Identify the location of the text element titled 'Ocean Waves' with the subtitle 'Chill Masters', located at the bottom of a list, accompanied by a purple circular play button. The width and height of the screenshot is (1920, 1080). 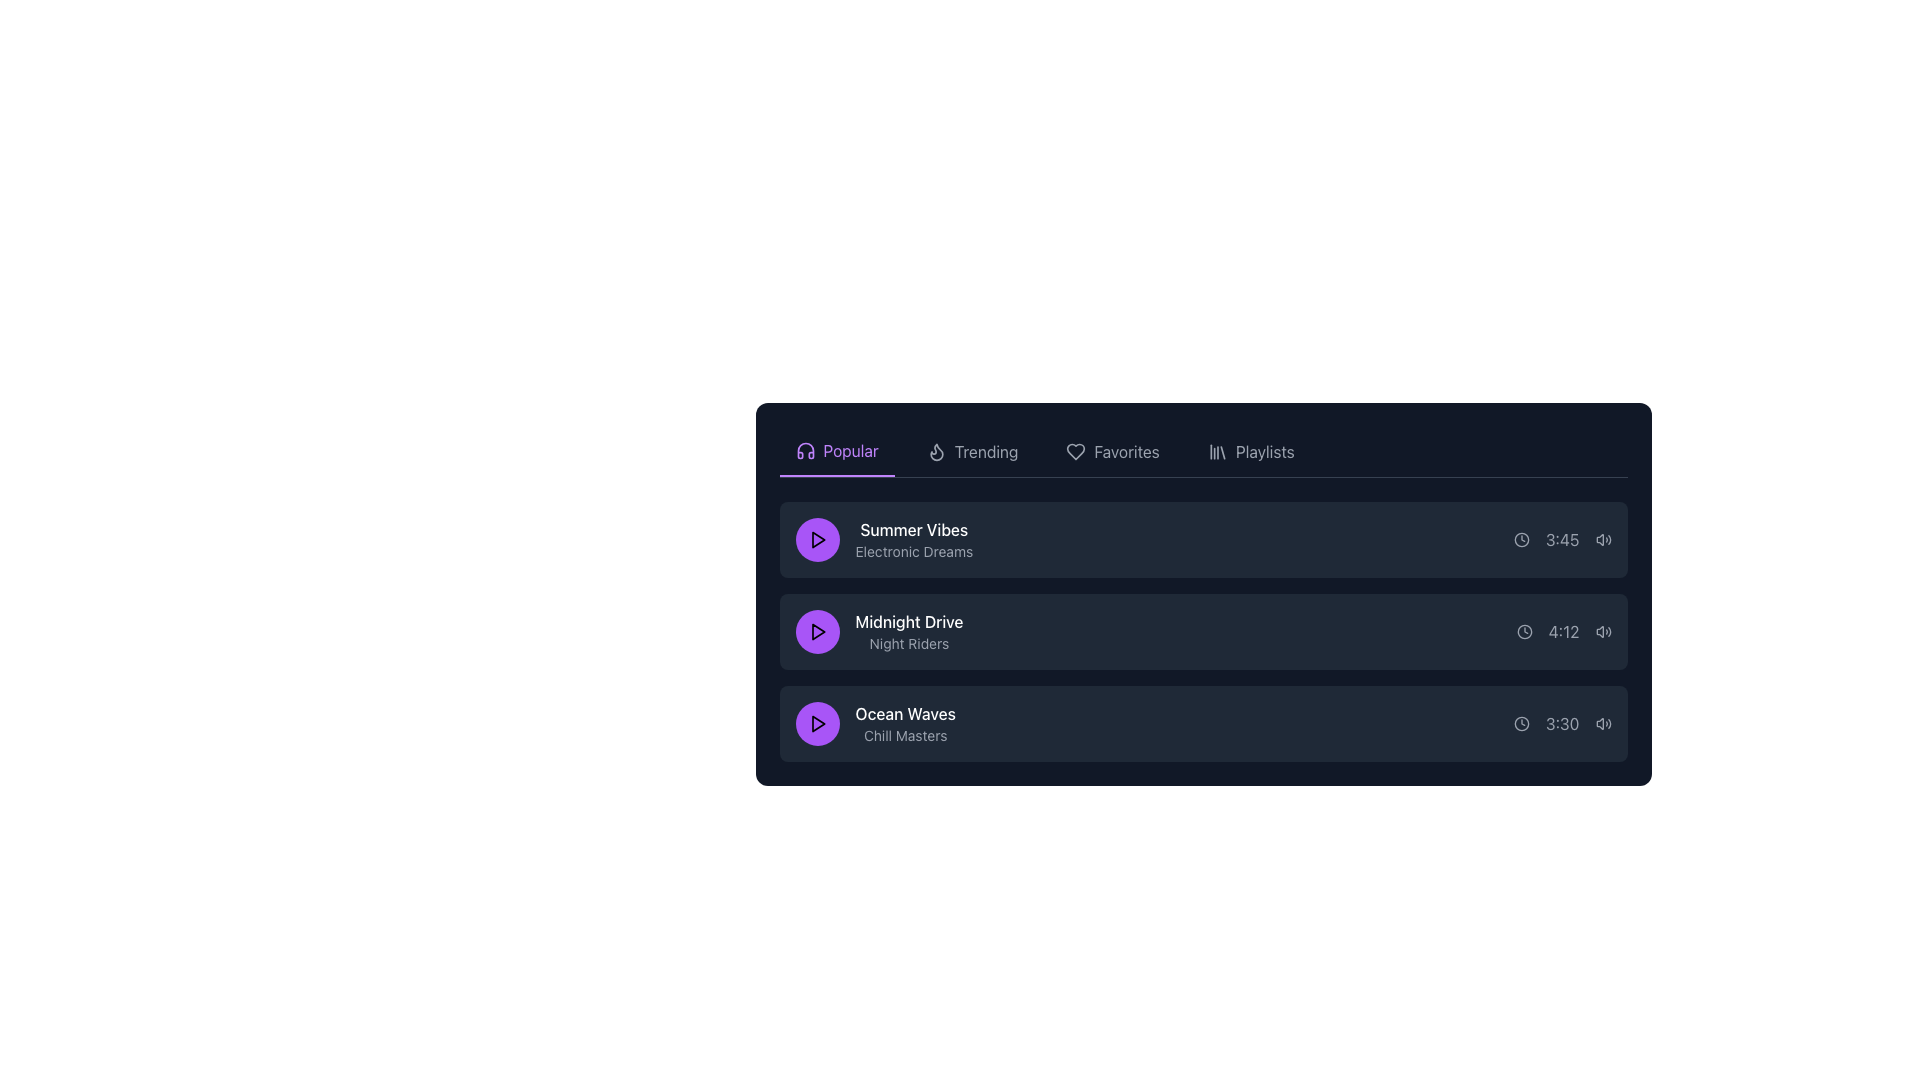
(904, 724).